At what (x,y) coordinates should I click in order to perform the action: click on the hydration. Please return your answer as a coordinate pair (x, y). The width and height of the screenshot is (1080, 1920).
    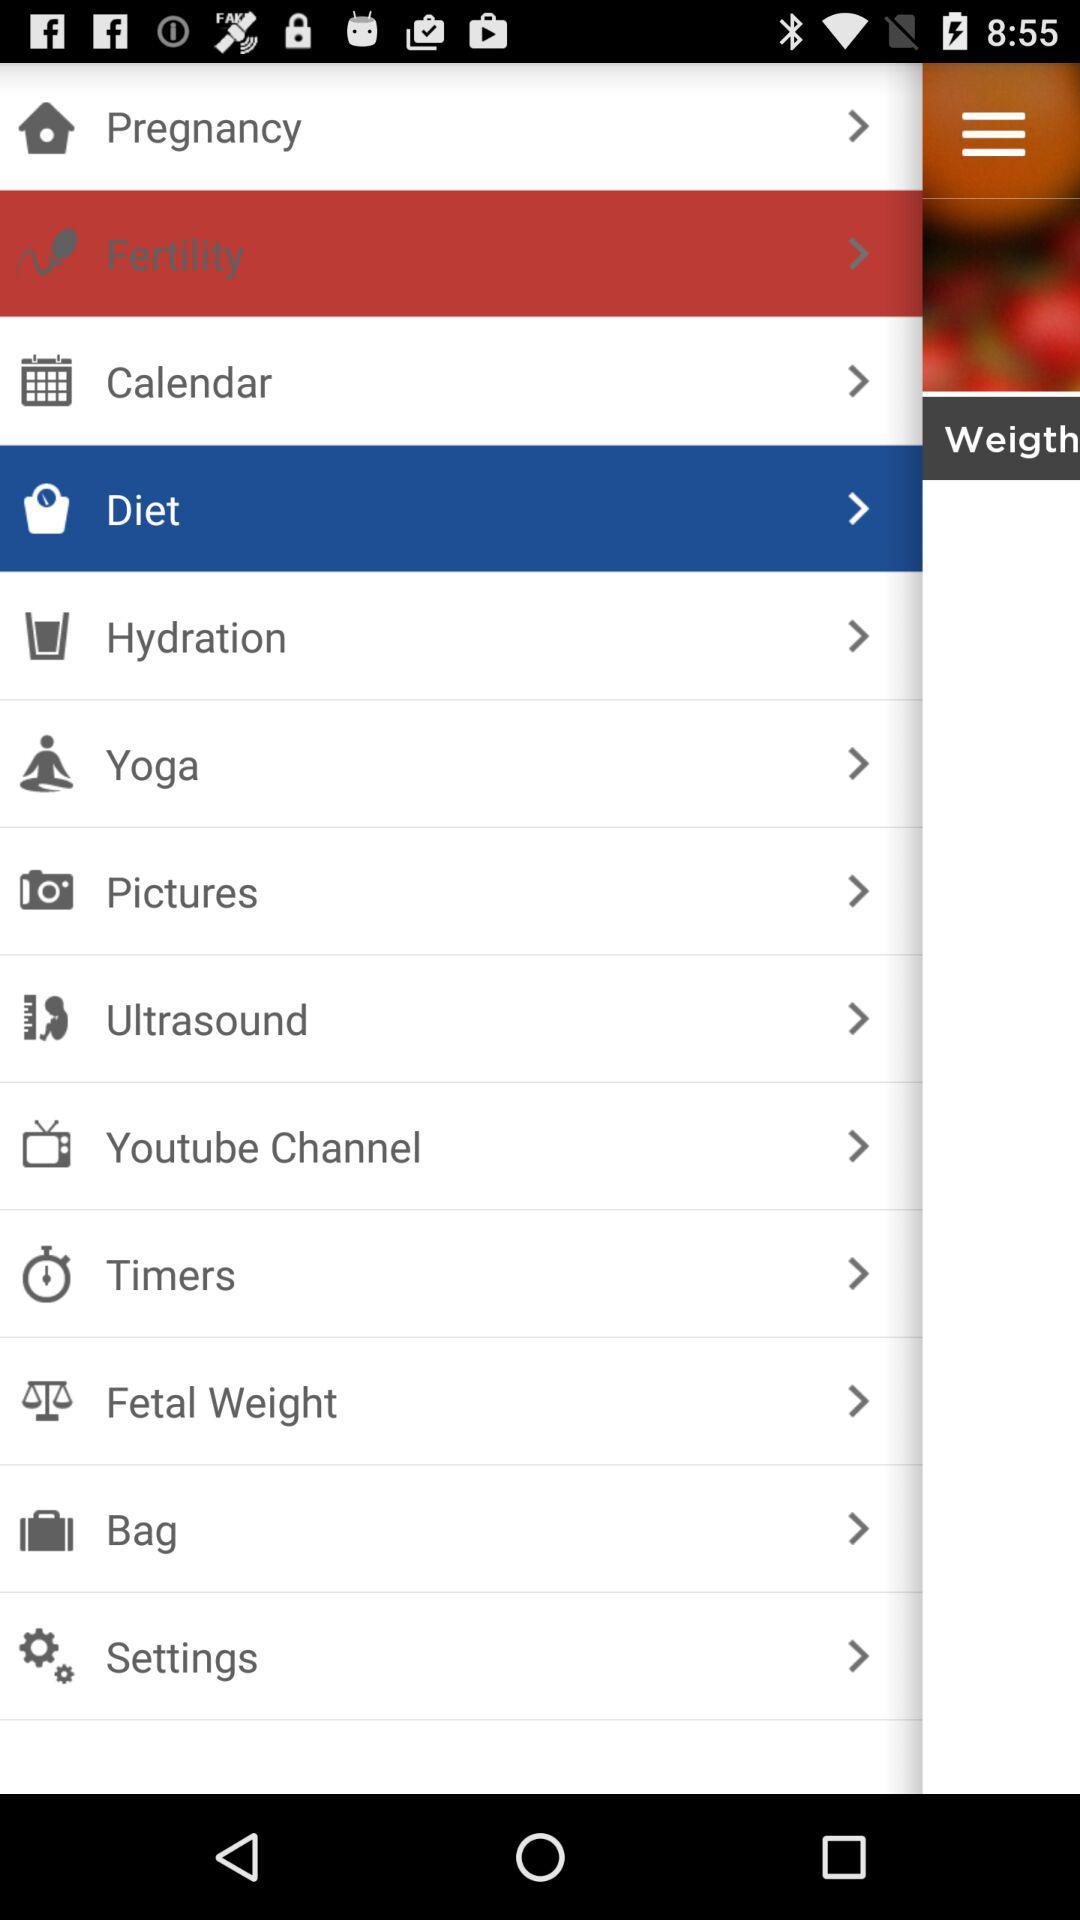
    Looking at the image, I should click on (457, 634).